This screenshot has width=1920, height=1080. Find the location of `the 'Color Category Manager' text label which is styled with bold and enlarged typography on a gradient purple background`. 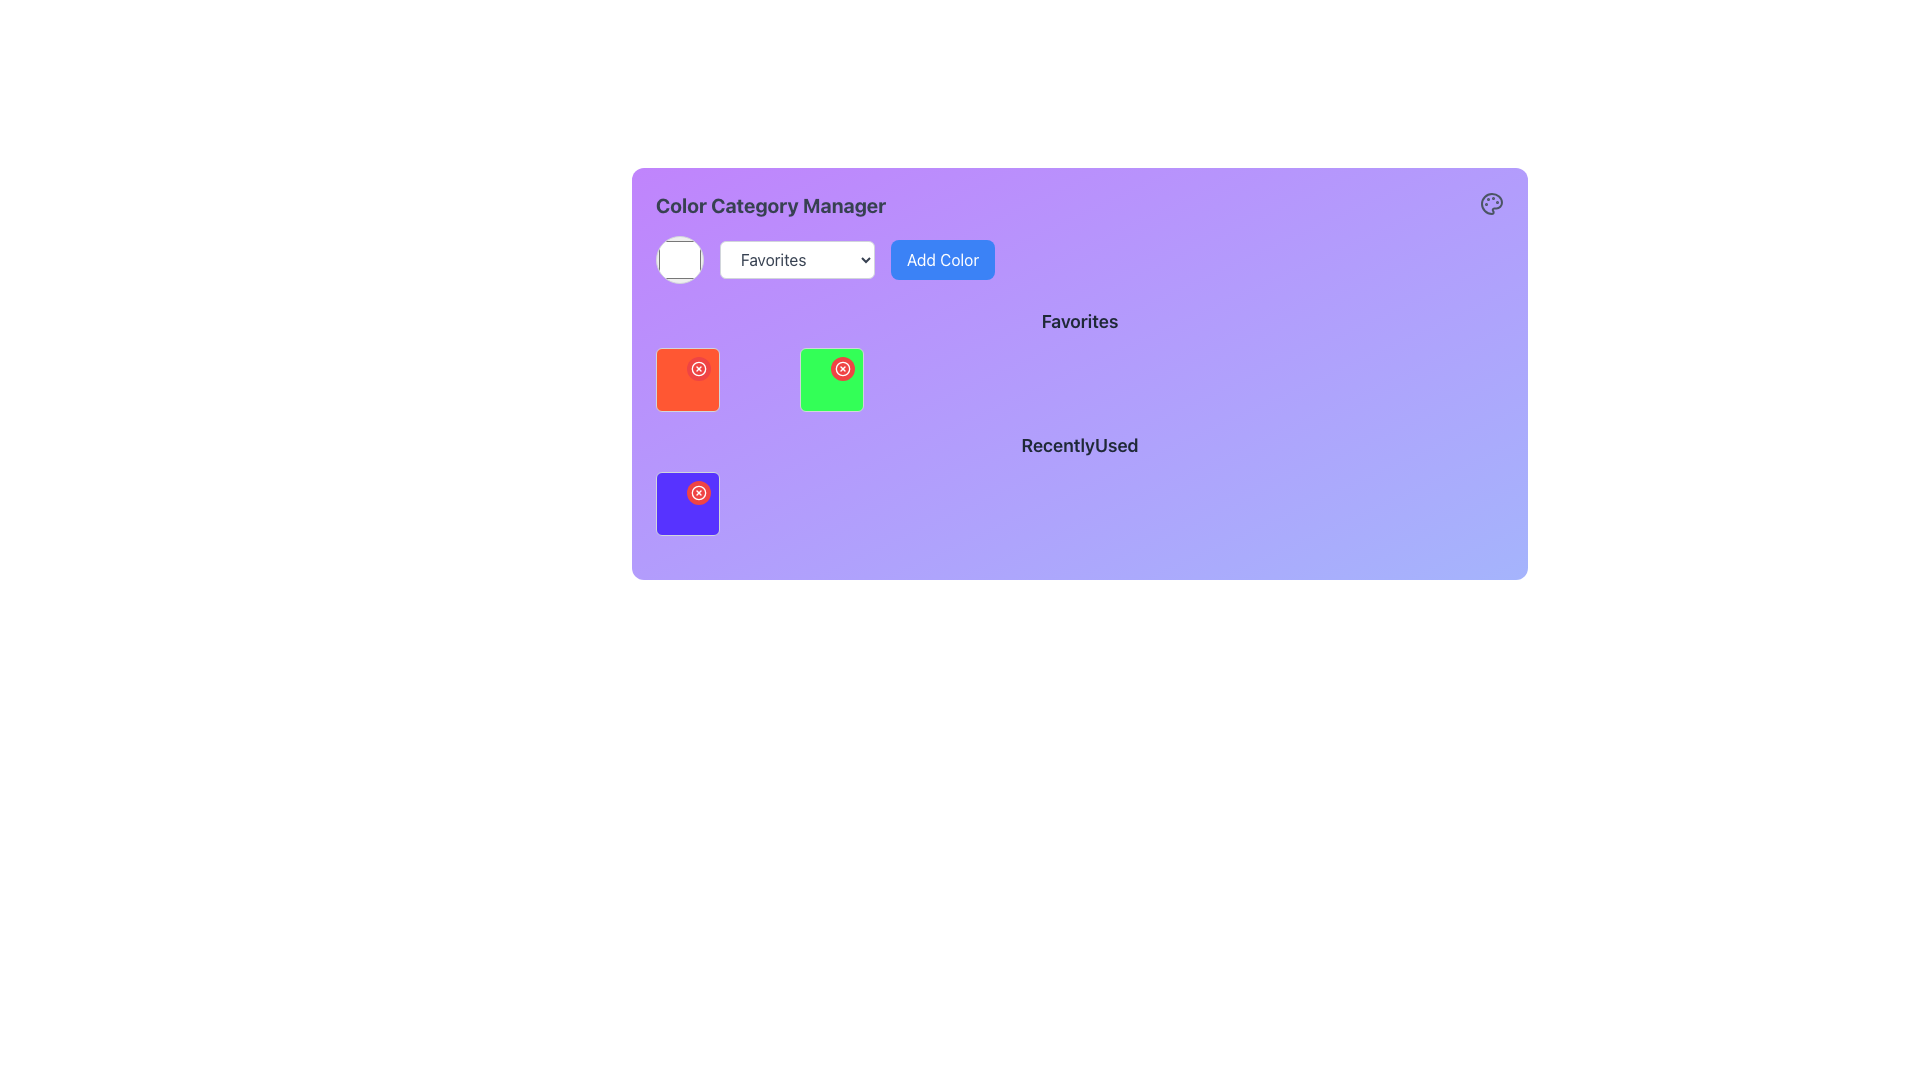

the 'Color Category Manager' text label which is styled with bold and enlarged typography on a gradient purple background is located at coordinates (770, 205).